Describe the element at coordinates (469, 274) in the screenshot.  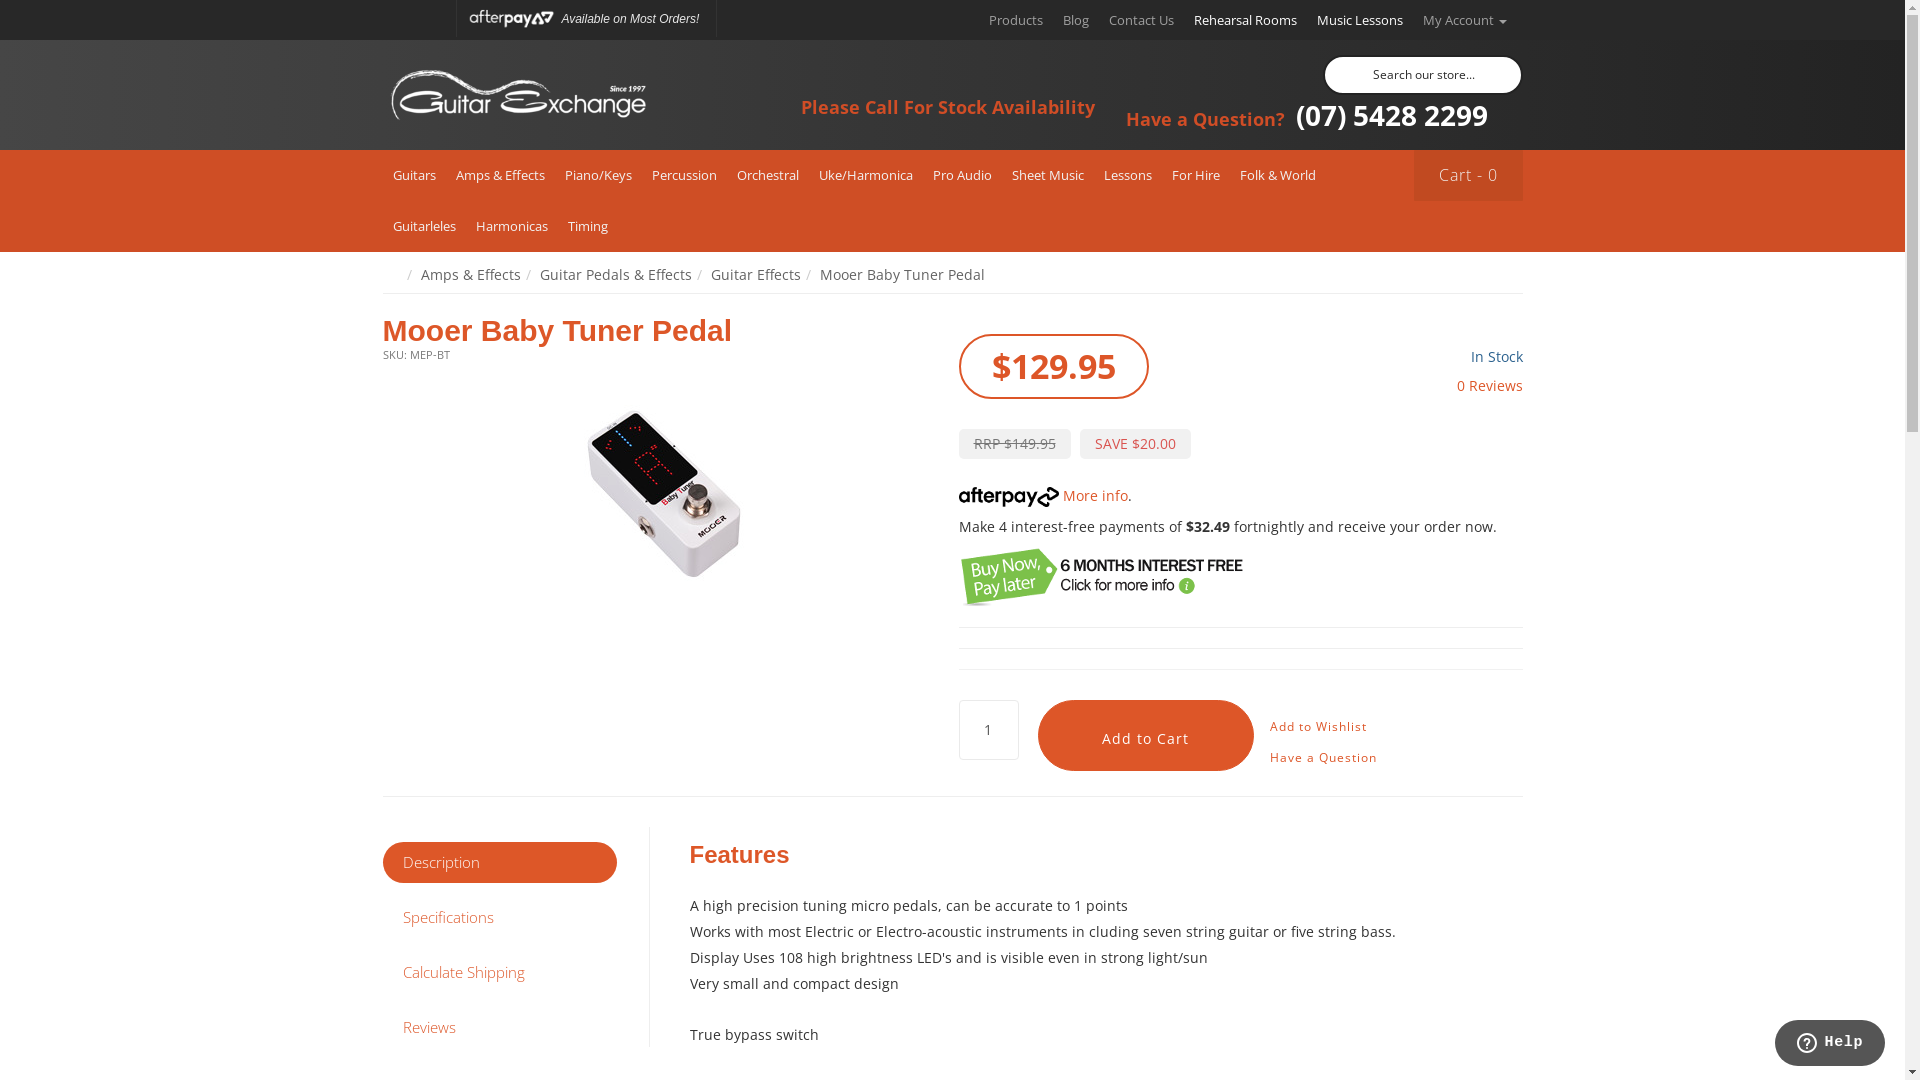
I see `'Amps & Effects'` at that location.